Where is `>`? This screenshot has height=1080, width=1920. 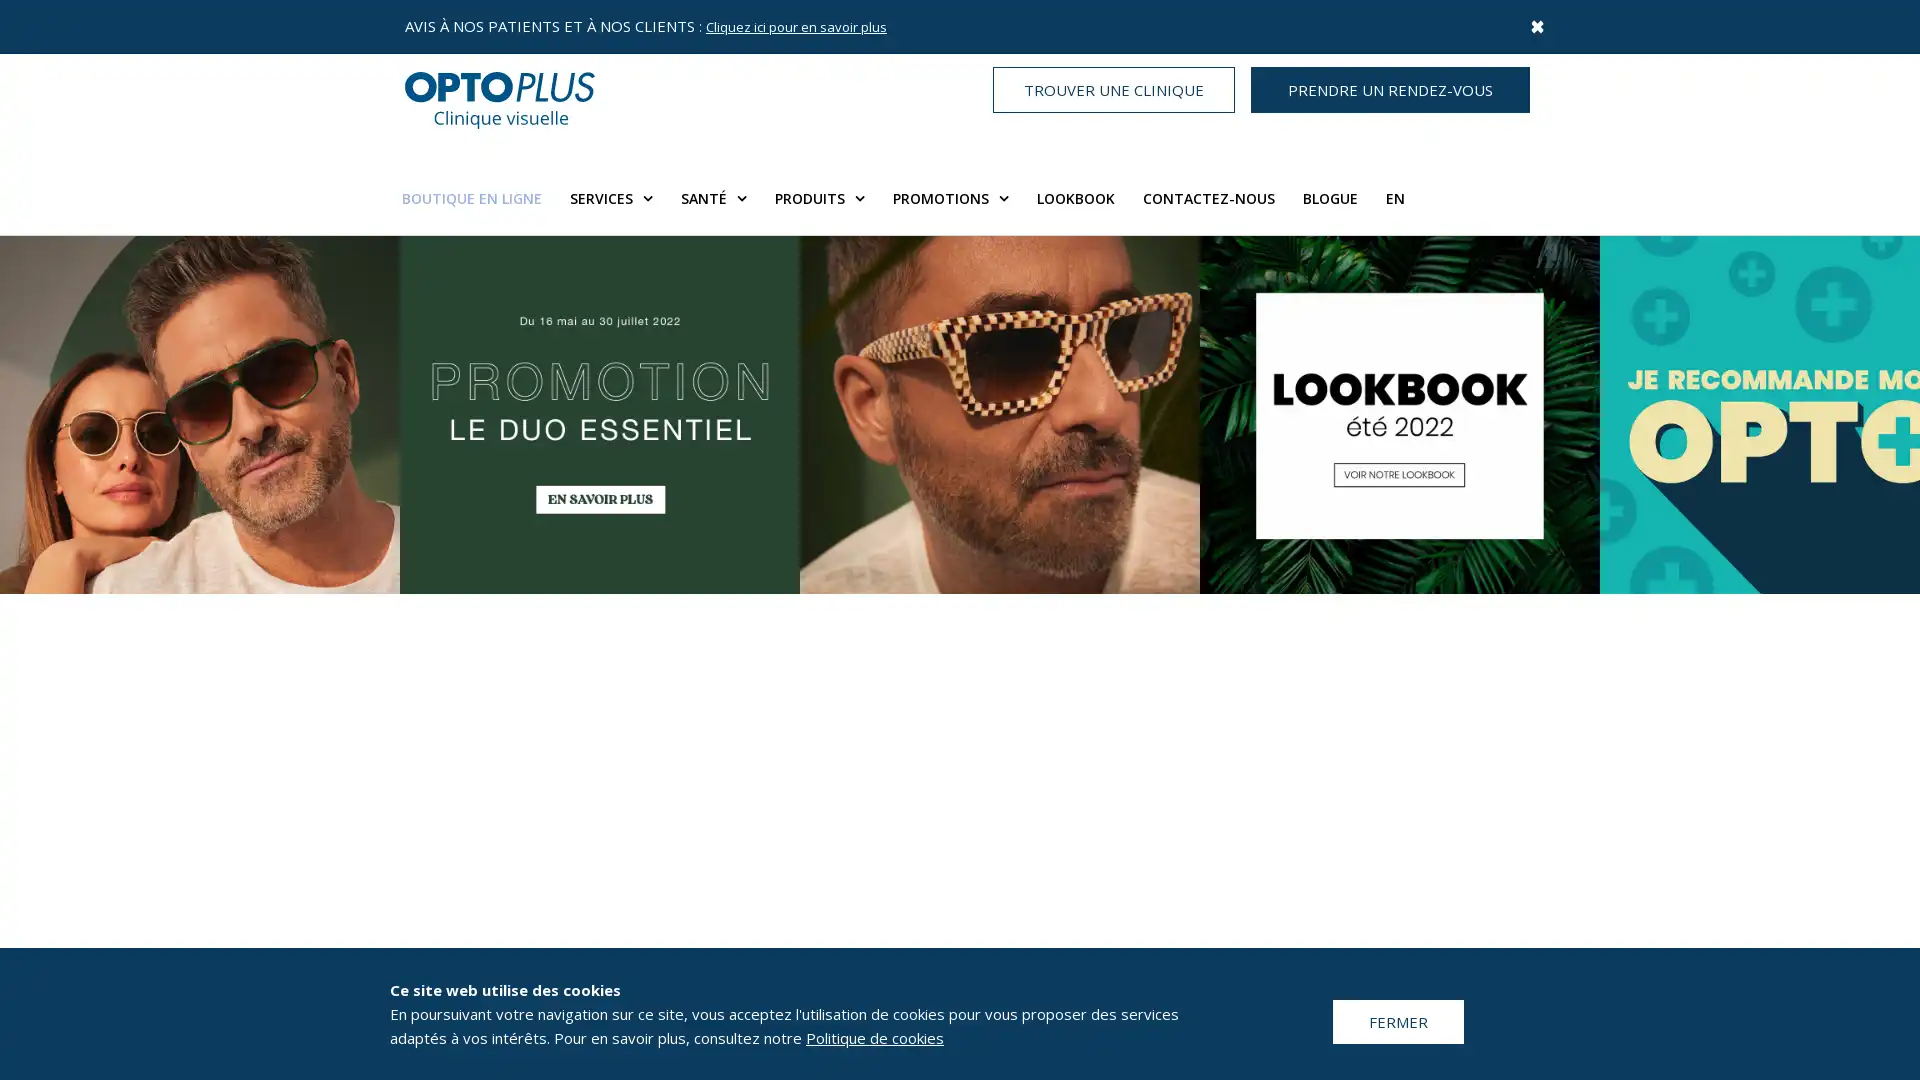 > is located at coordinates (1879, 704).